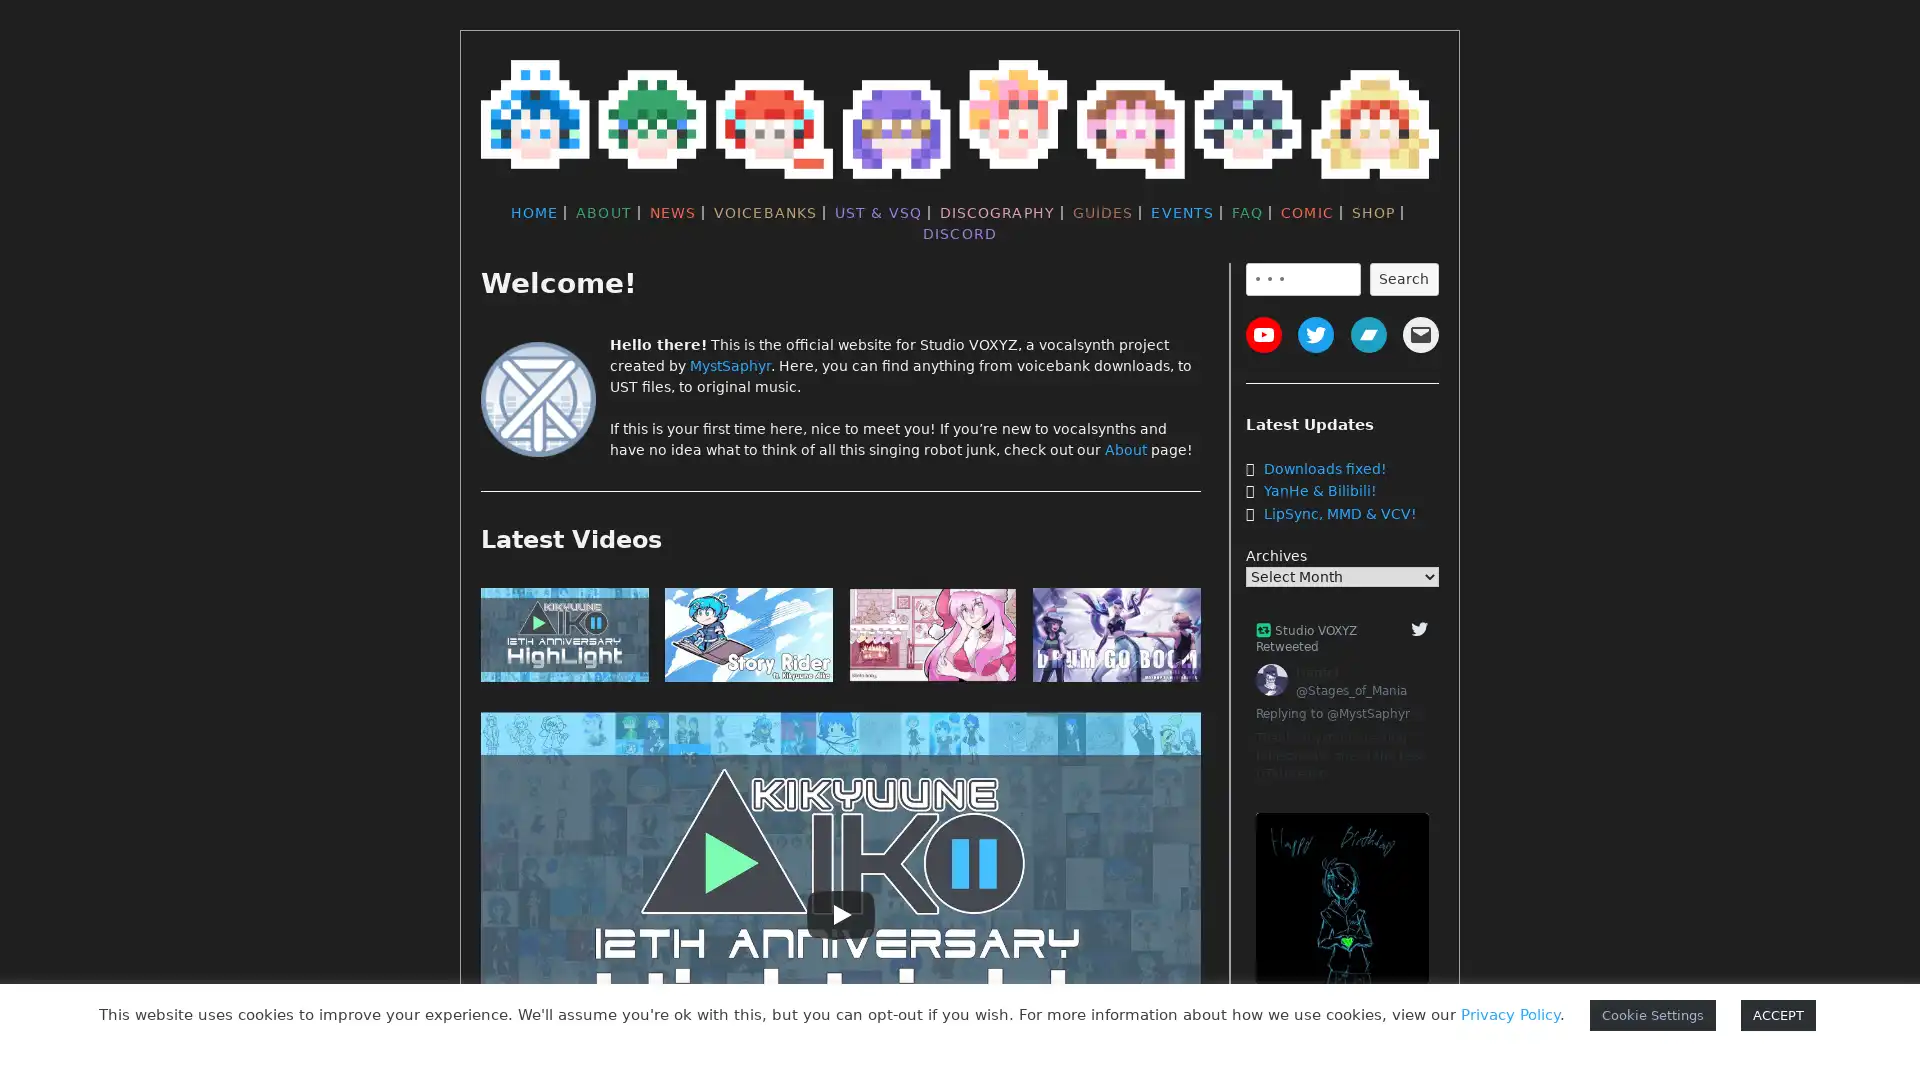 This screenshot has width=1920, height=1080. What do you see at coordinates (747, 639) in the screenshot?
I see `play` at bounding box center [747, 639].